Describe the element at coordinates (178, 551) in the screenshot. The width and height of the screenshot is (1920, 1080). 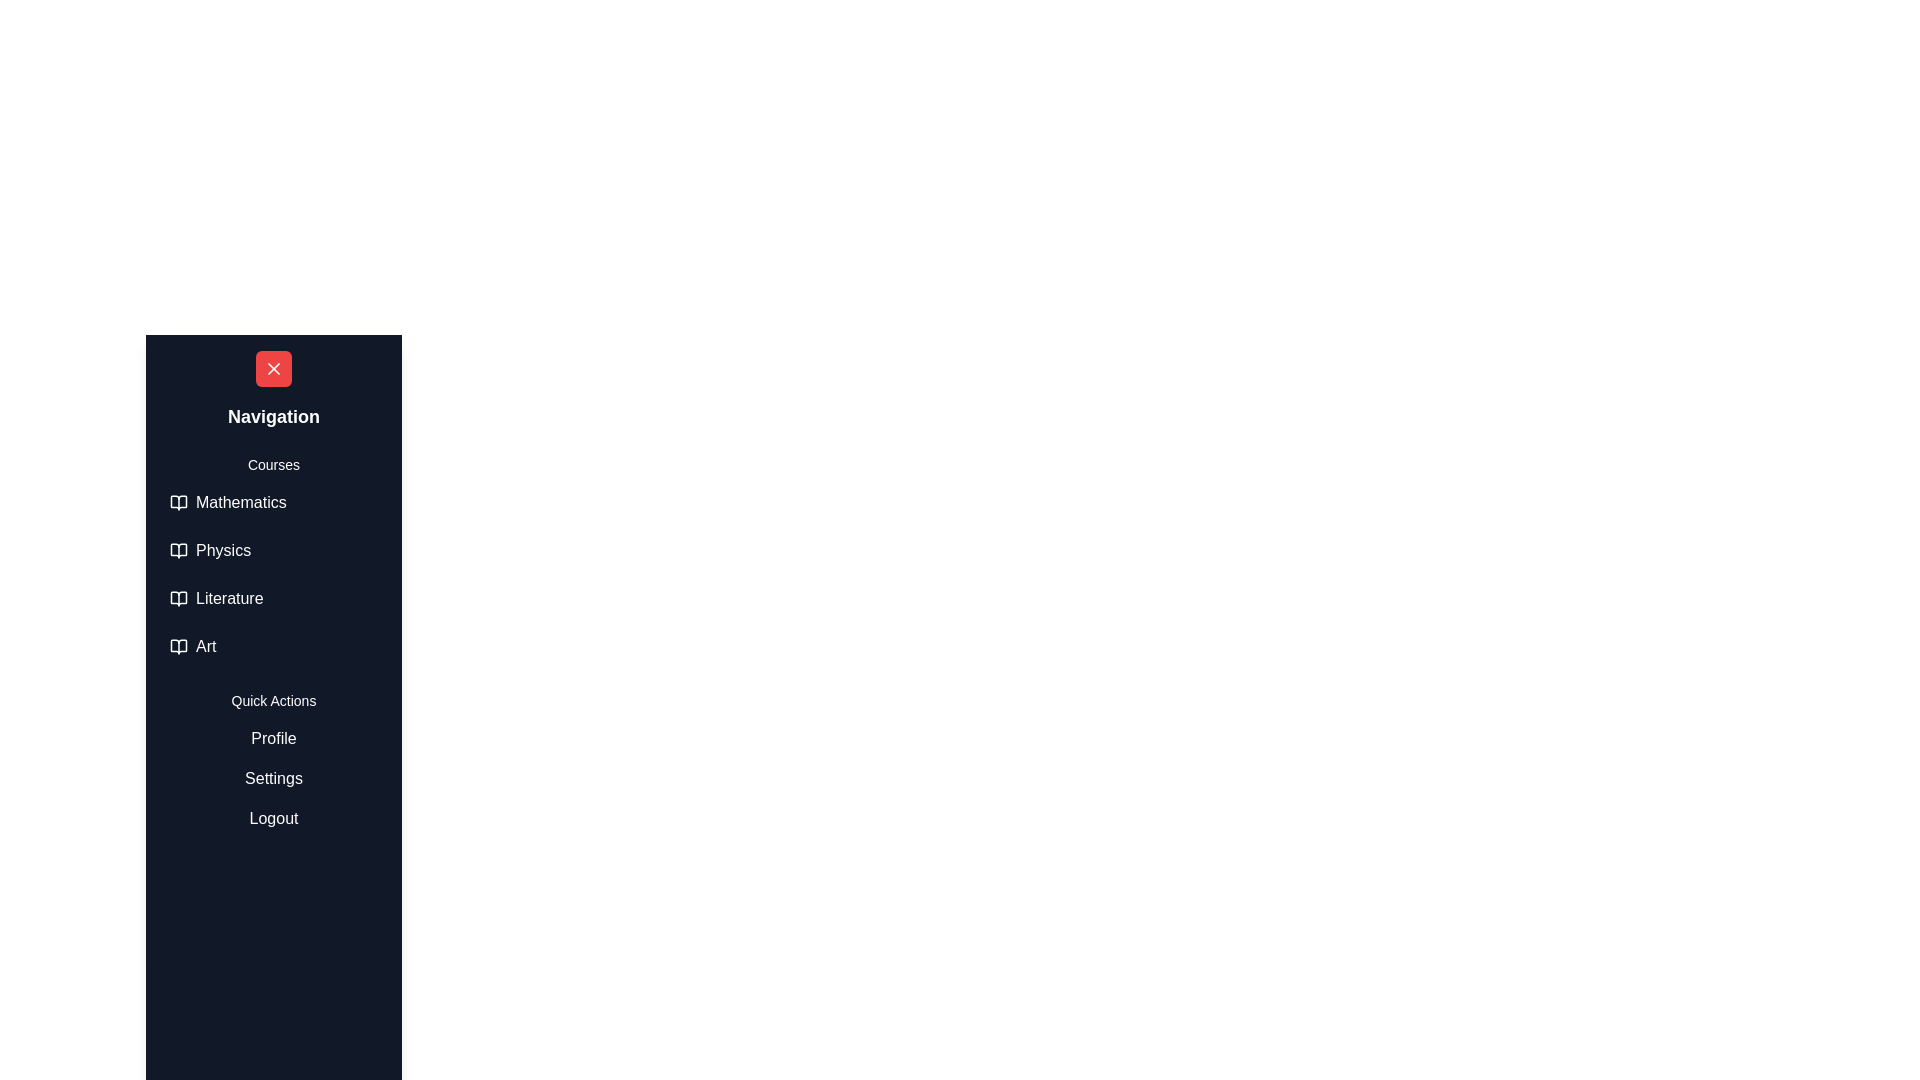
I see `the open book icon located to the left of the 'Physics' label in the 'Courses' section of the sidebar` at that location.